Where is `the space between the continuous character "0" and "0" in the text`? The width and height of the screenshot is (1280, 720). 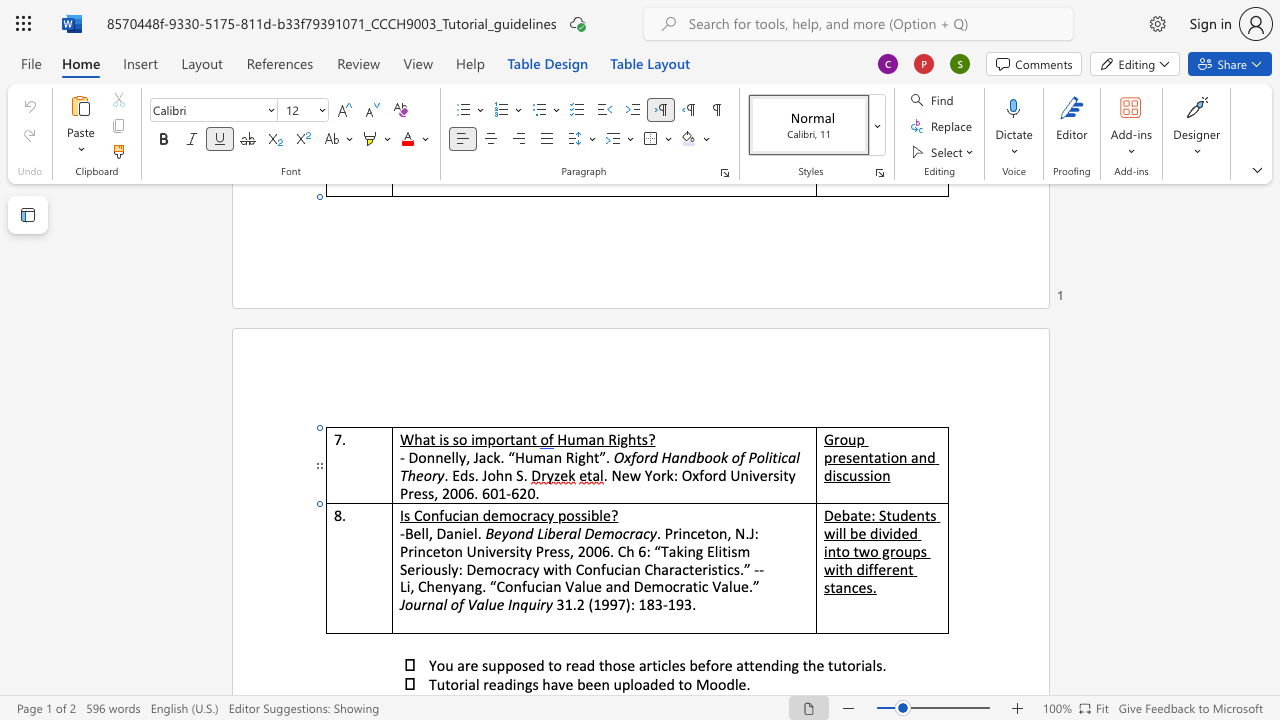
the space between the continuous character "0" and "0" in the text is located at coordinates (457, 493).